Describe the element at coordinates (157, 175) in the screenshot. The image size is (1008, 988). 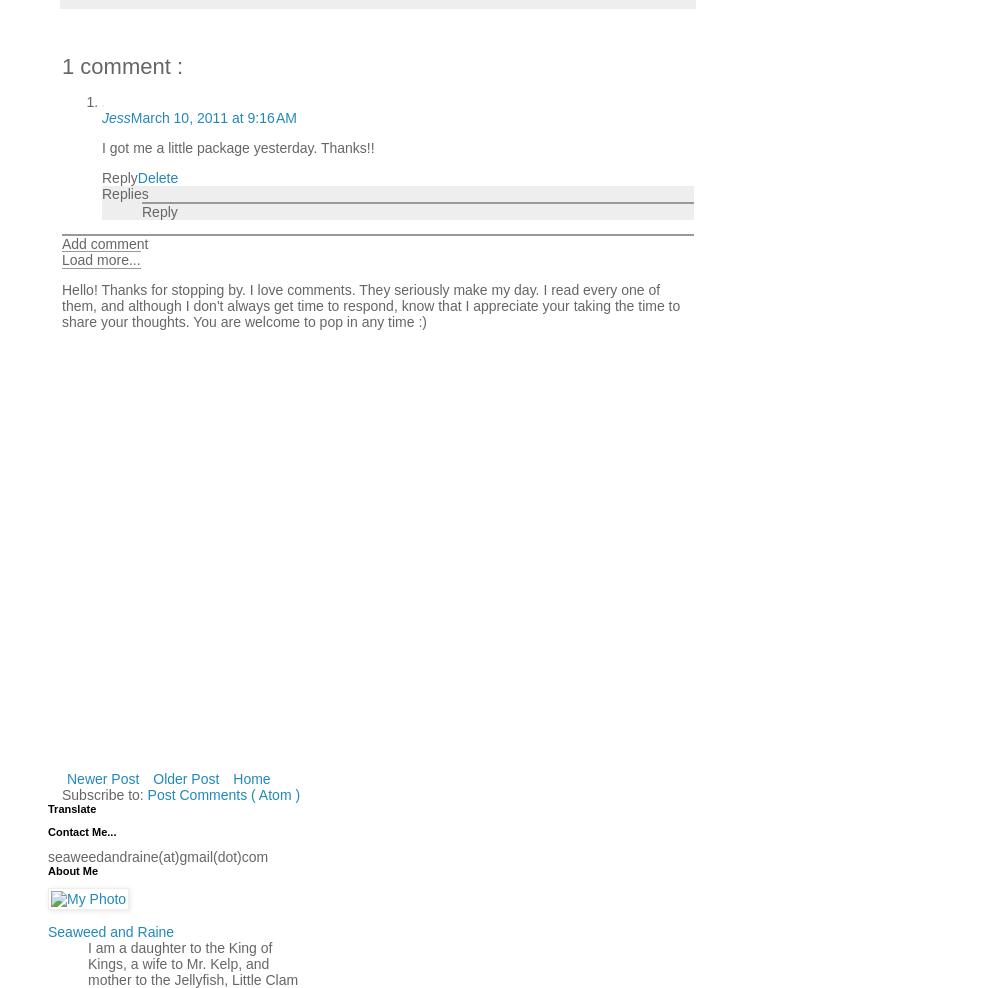
I see `'Delete'` at that location.